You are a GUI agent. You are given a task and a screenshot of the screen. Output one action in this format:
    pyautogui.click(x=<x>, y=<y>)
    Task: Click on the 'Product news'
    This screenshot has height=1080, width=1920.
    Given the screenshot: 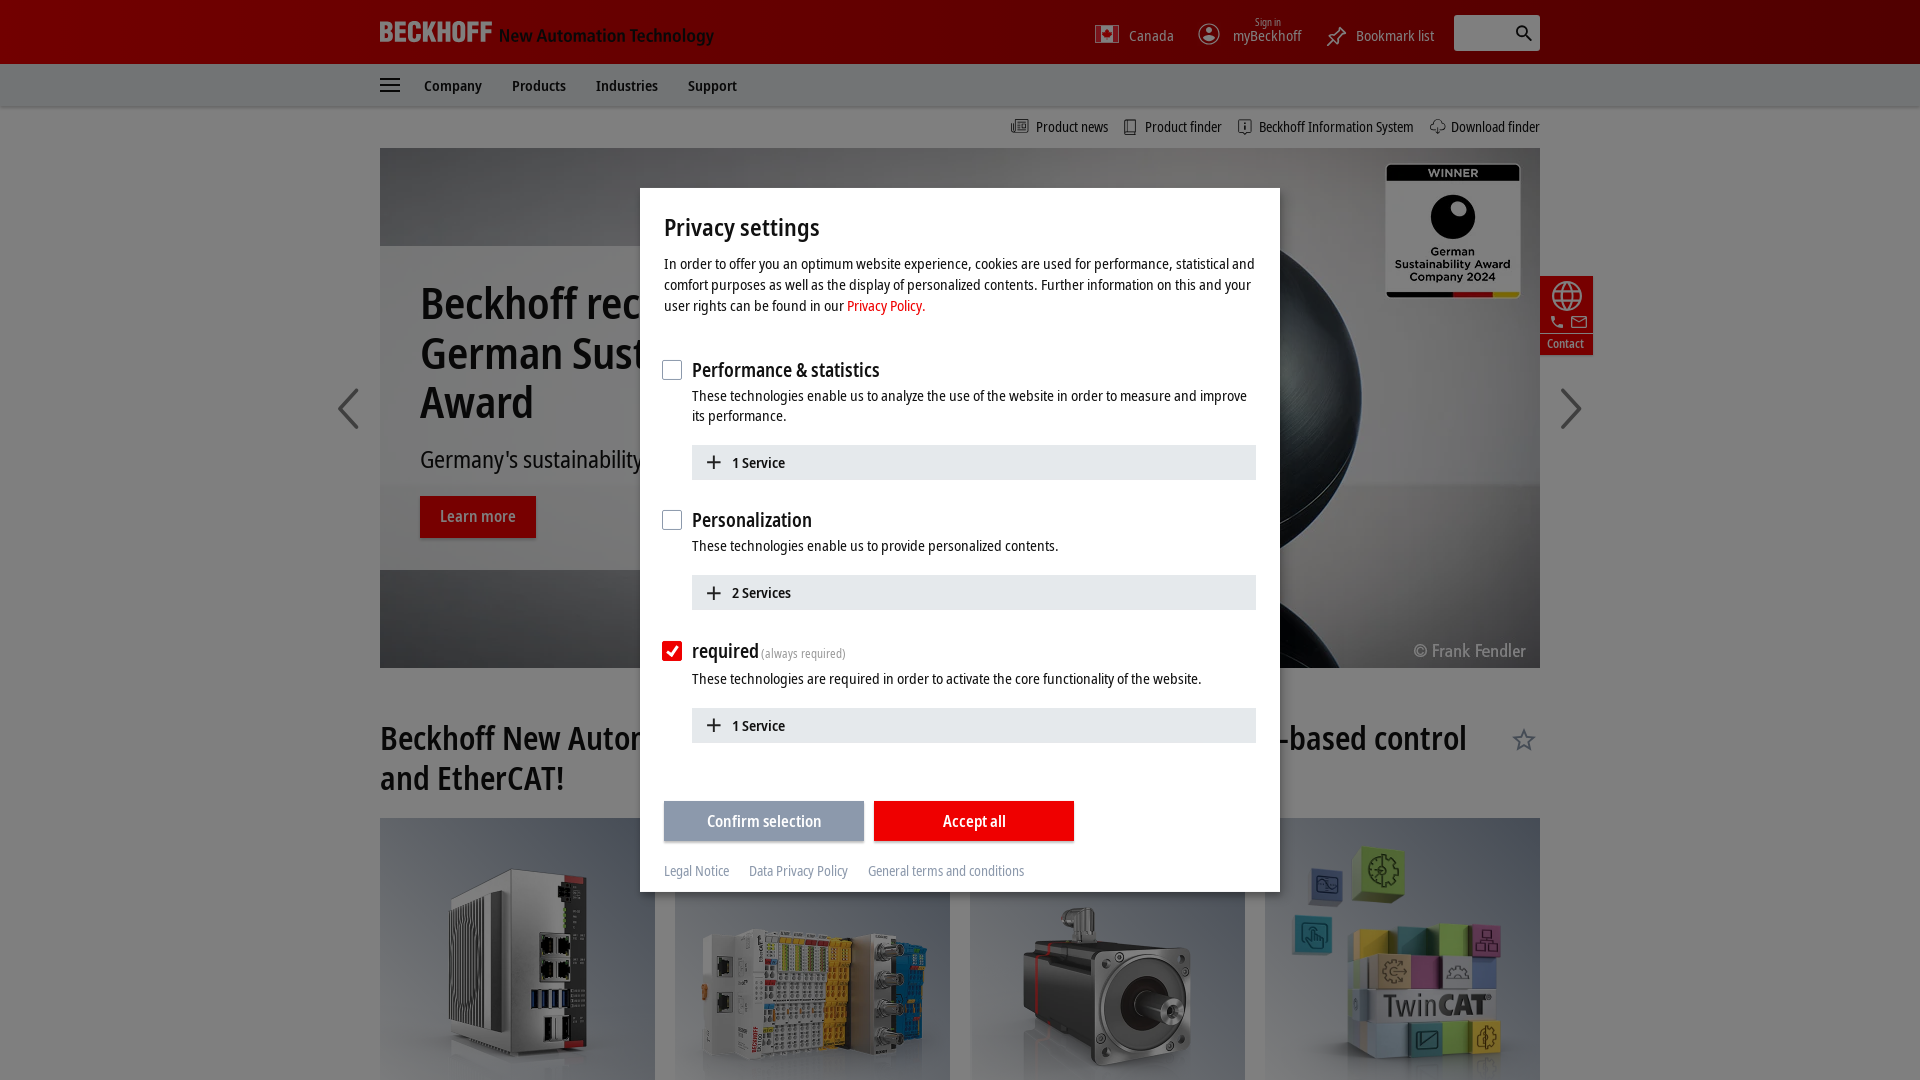 What is the action you would take?
    pyautogui.click(x=1058, y=127)
    